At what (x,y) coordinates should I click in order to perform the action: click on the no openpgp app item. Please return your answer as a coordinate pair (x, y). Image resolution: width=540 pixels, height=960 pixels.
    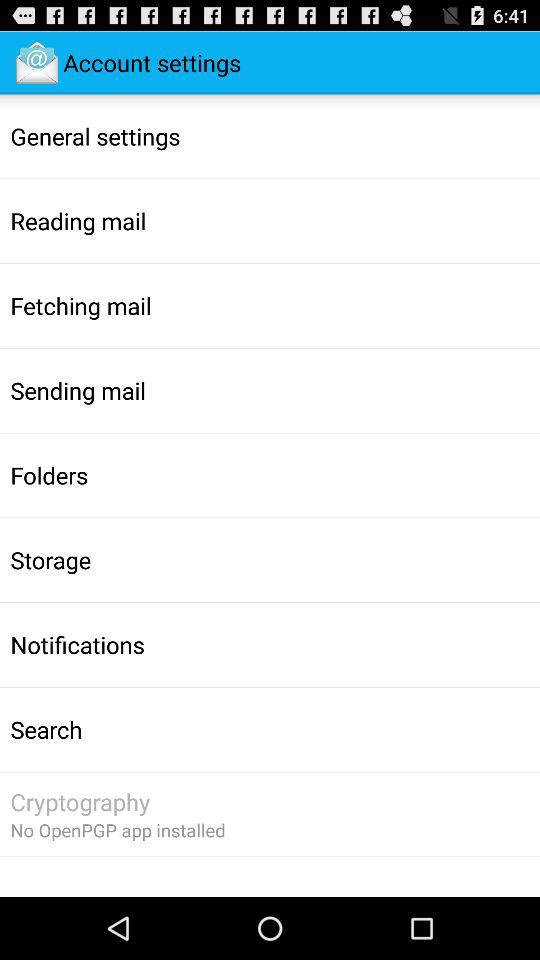
    Looking at the image, I should click on (118, 830).